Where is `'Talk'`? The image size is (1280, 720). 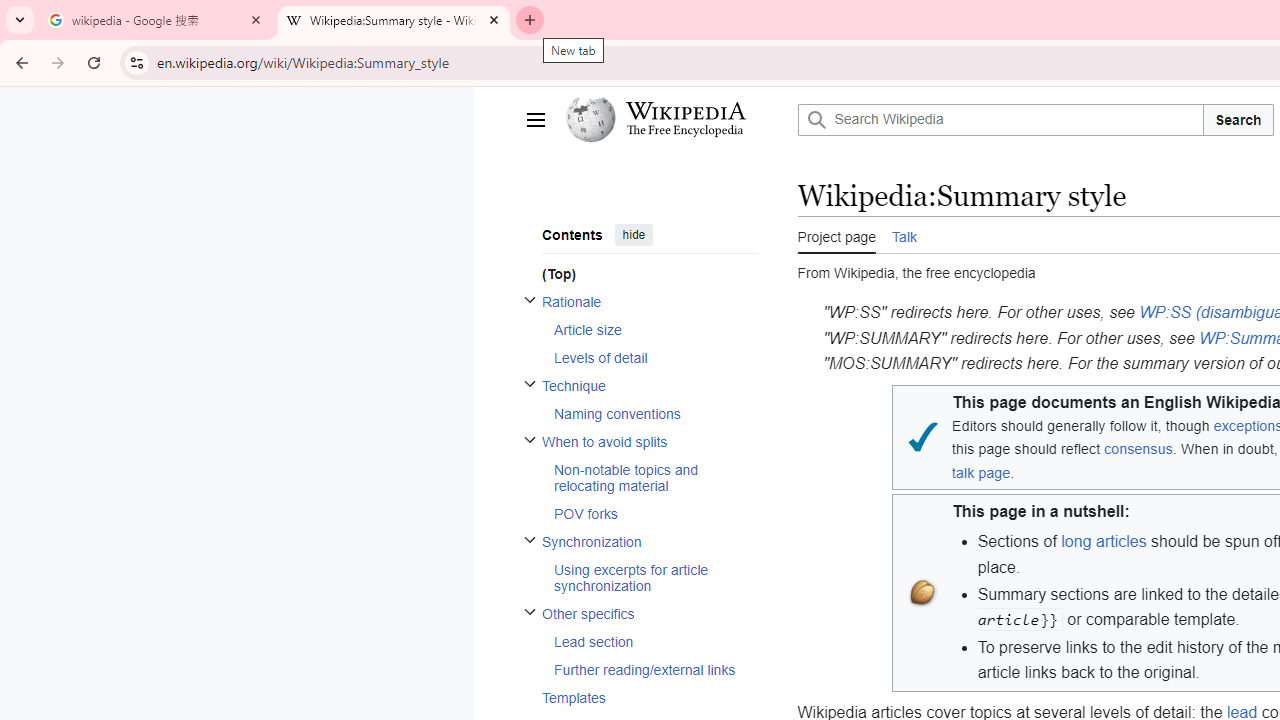
'Talk' is located at coordinates (903, 234).